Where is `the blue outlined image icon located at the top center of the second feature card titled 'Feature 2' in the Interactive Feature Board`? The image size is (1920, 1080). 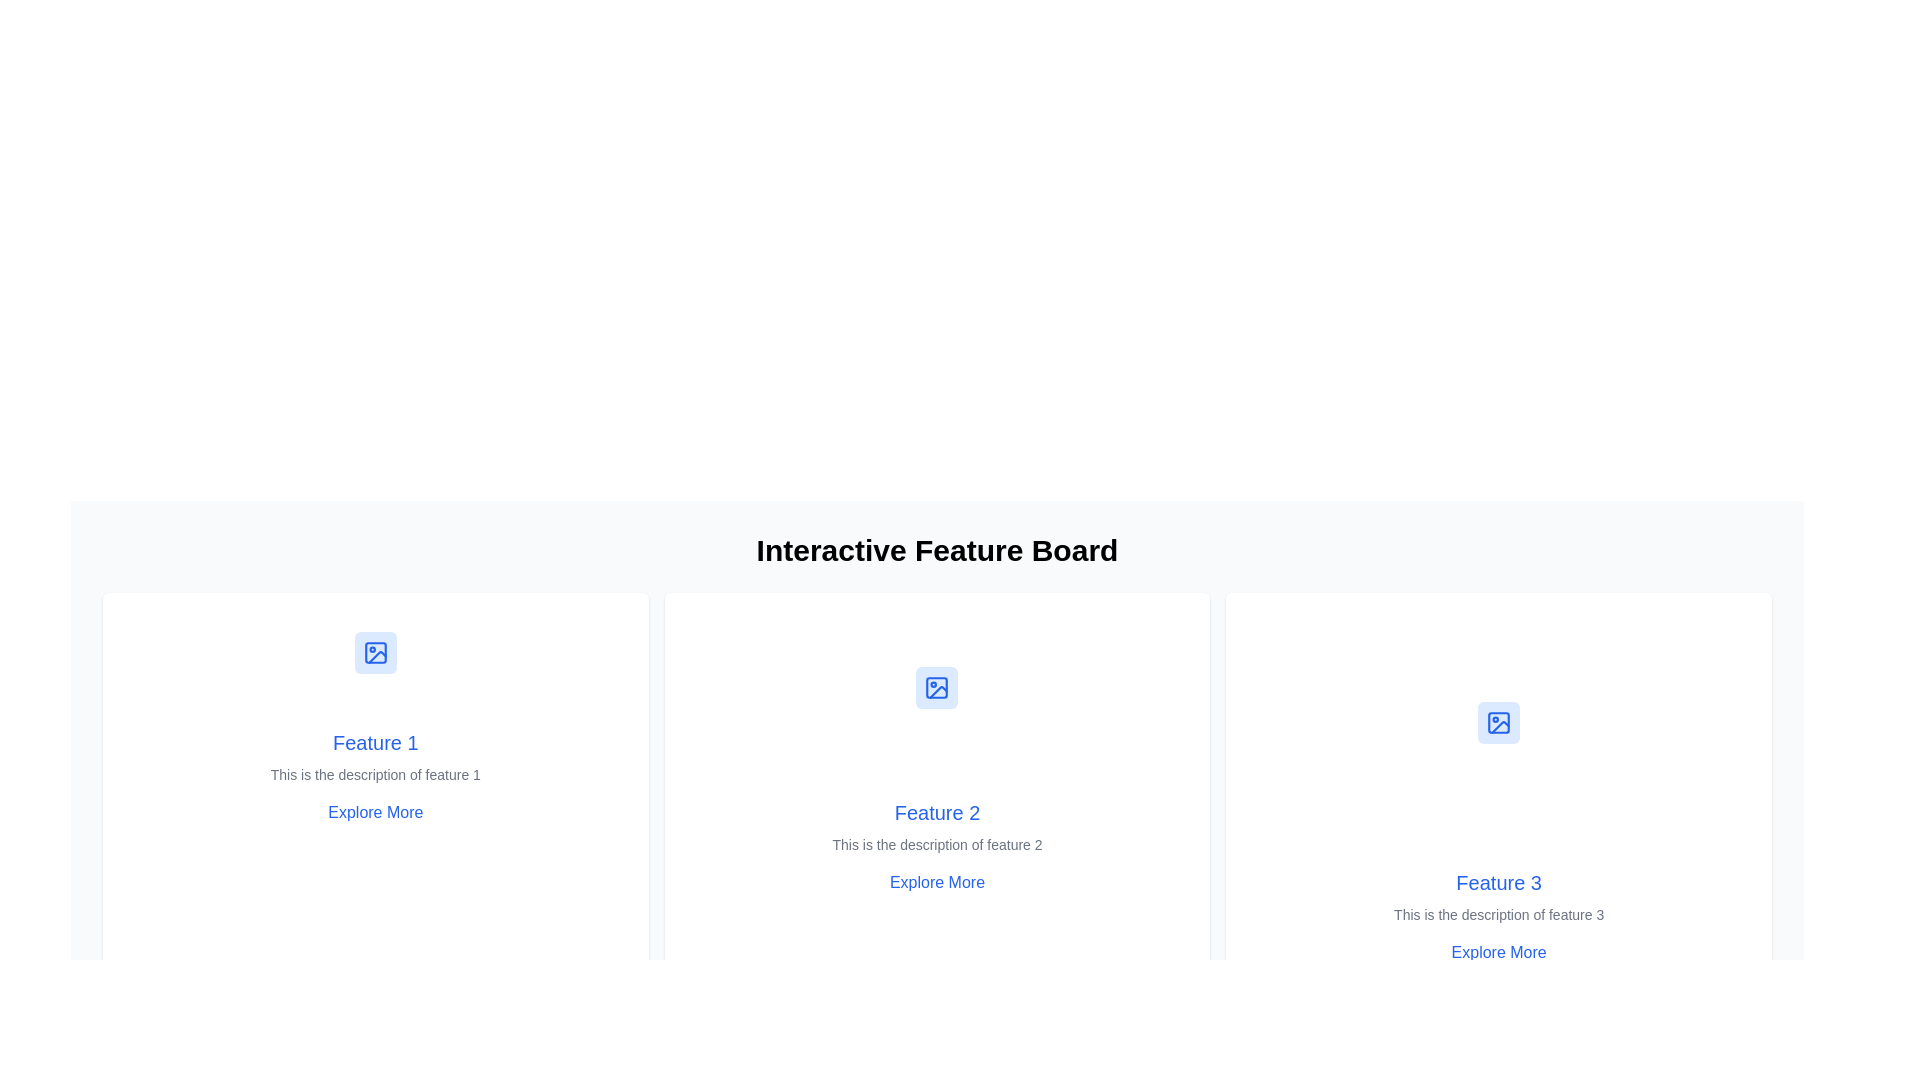 the blue outlined image icon located at the top center of the second feature card titled 'Feature 2' in the Interactive Feature Board is located at coordinates (936, 686).